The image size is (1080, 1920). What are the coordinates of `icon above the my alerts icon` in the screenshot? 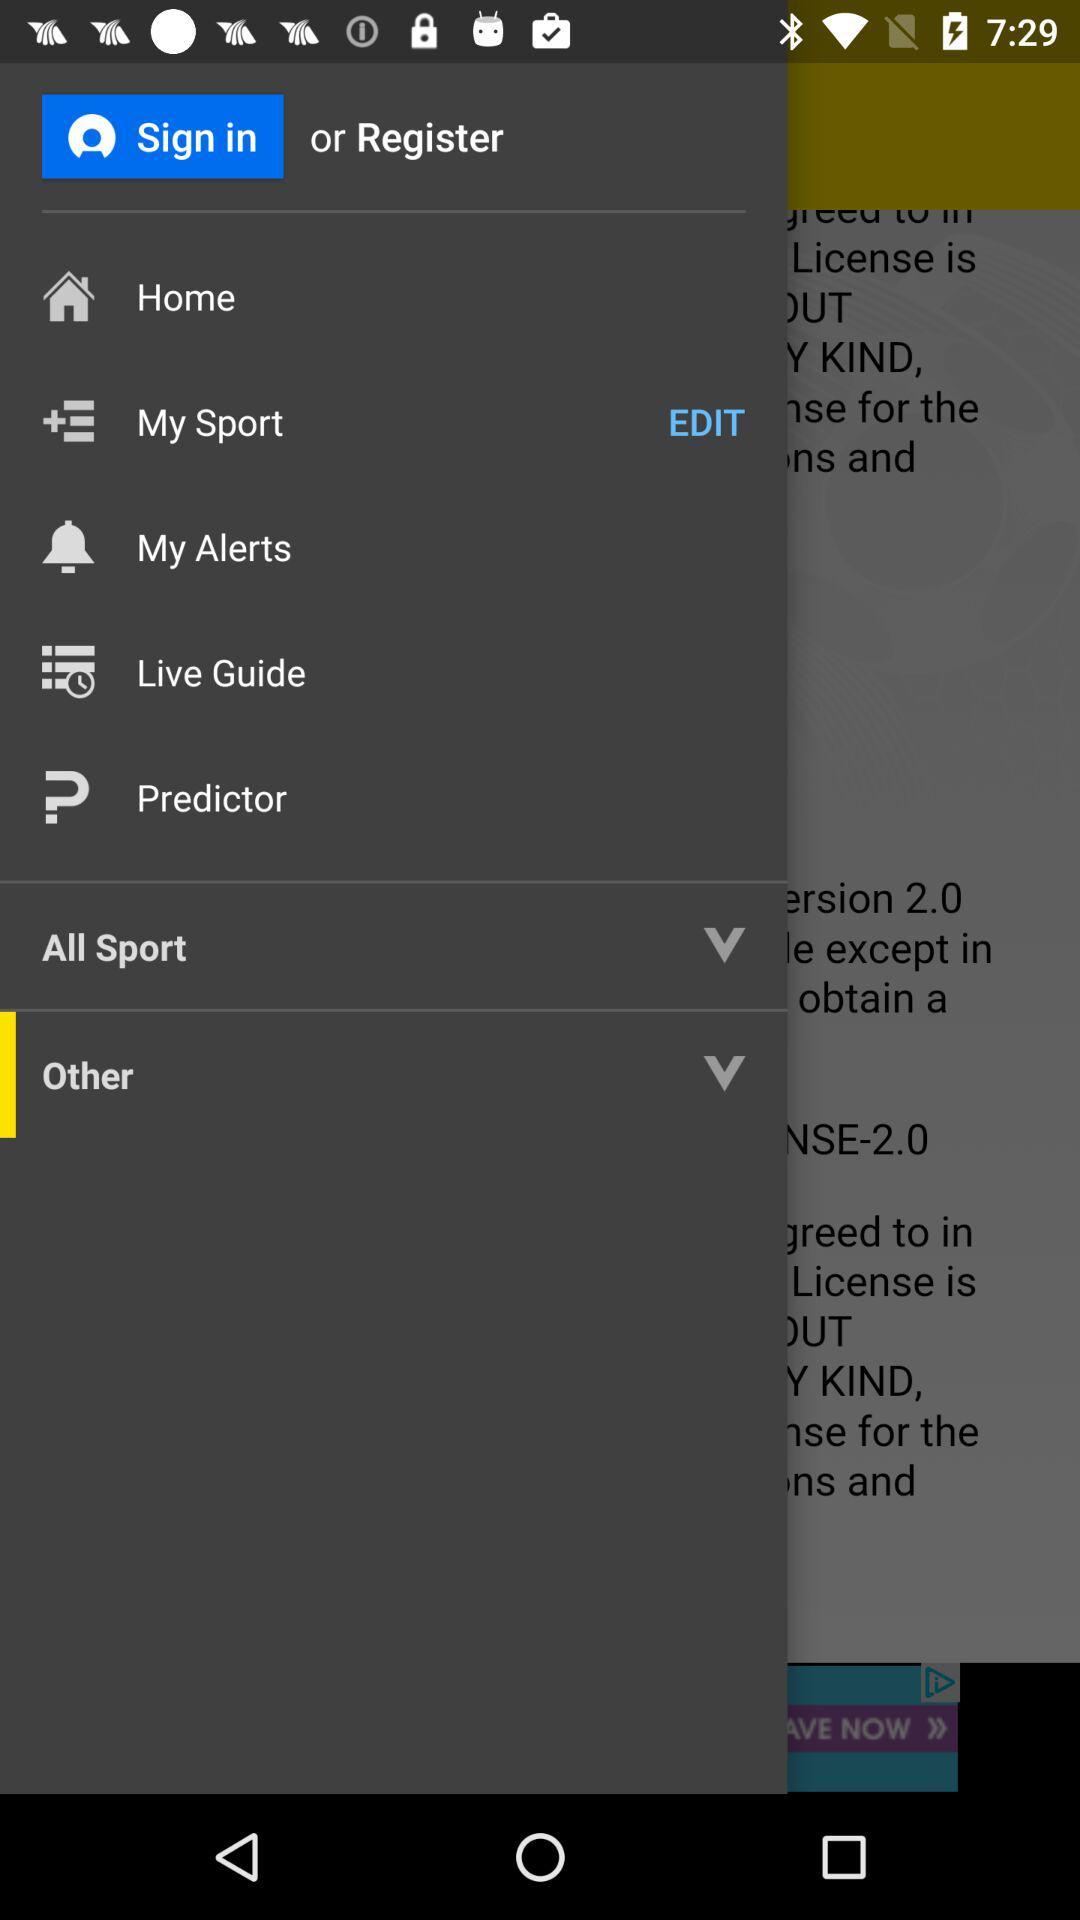 It's located at (705, 420).